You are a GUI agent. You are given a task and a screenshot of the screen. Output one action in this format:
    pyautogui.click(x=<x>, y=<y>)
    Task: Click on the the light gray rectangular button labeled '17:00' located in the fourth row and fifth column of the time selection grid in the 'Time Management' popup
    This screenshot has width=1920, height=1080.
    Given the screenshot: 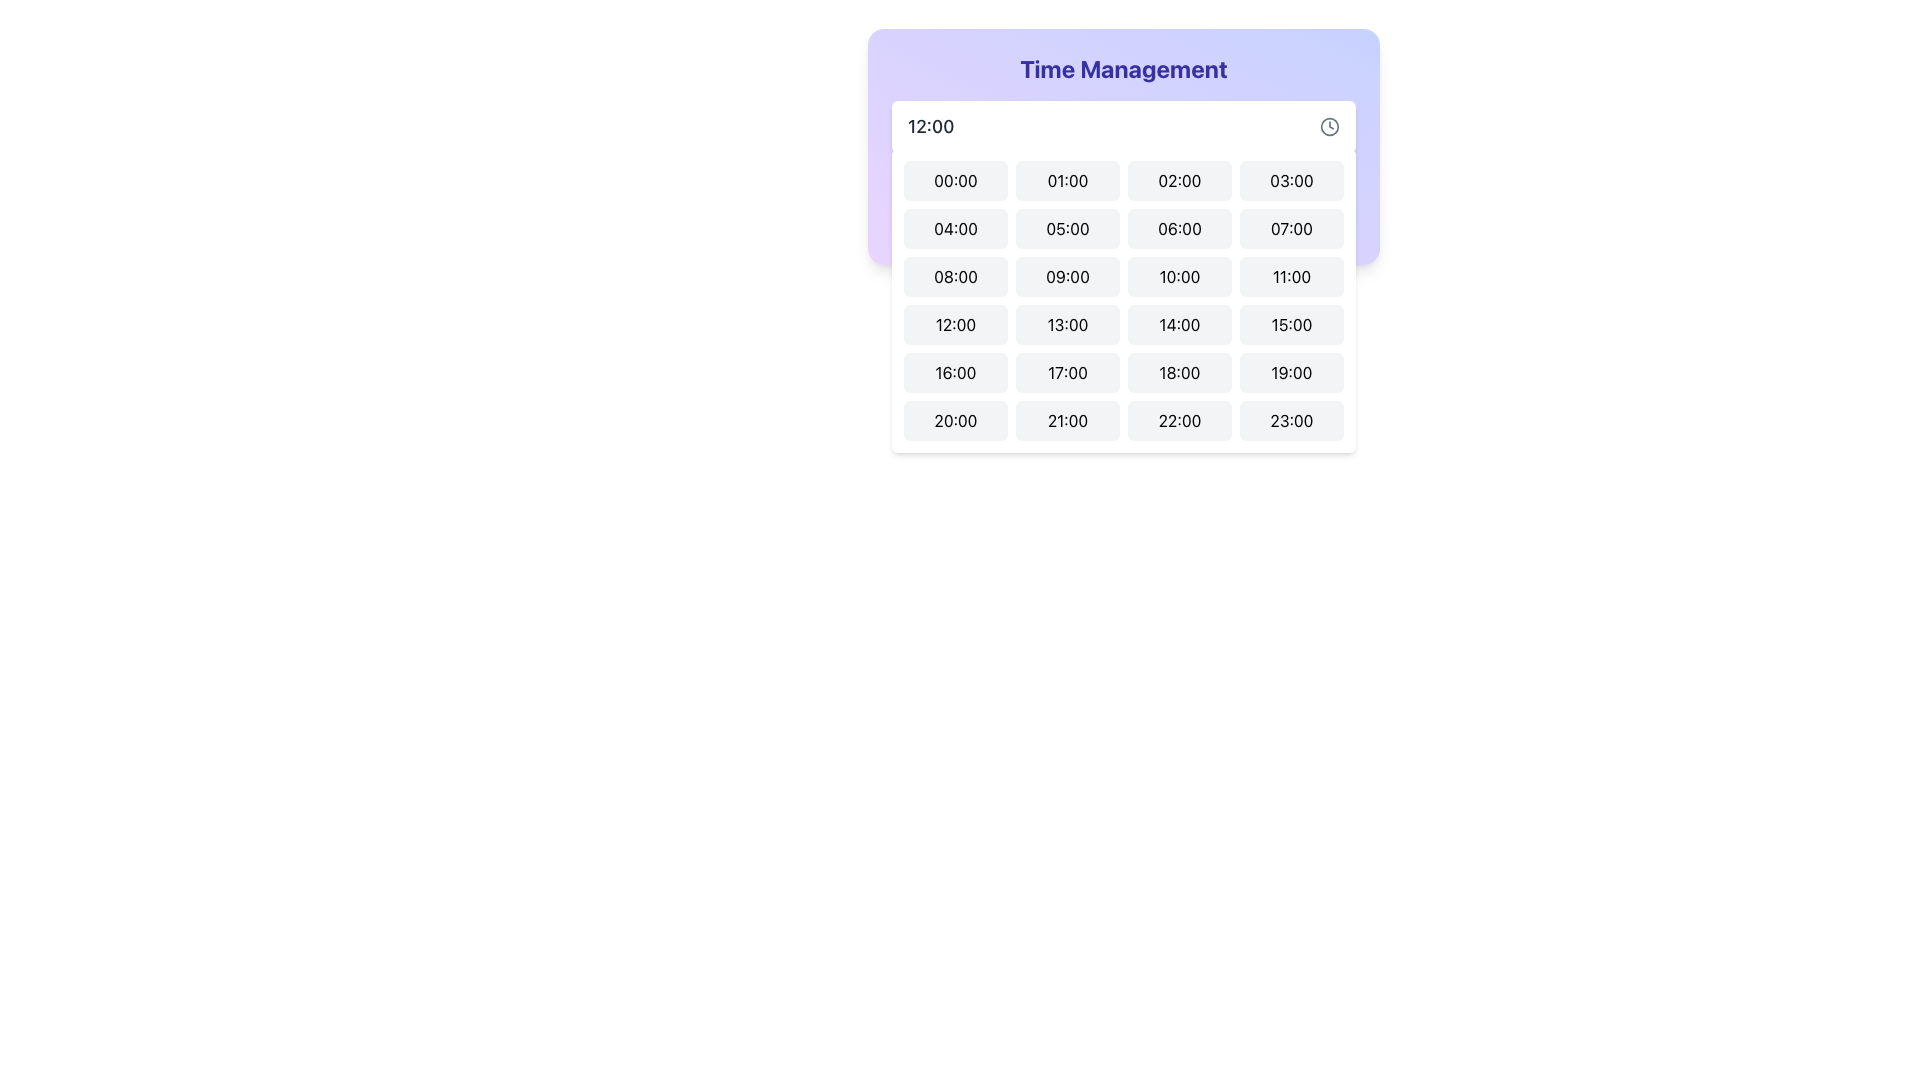 What is the action you would take?
    pyautogui.click(x=1067, y=373)
    